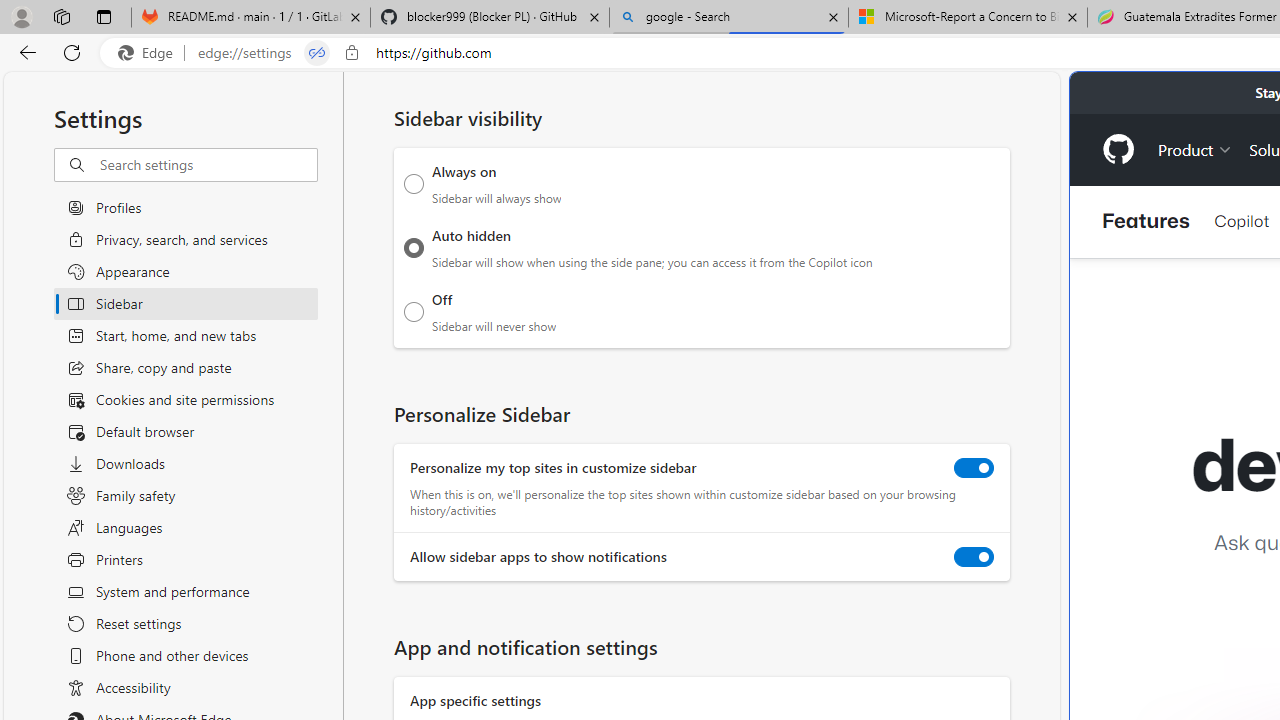  Describe the element at coordinates (974, 557) in the screenshot. I see `'Allow sidebar apps to show notifications'` at that location.